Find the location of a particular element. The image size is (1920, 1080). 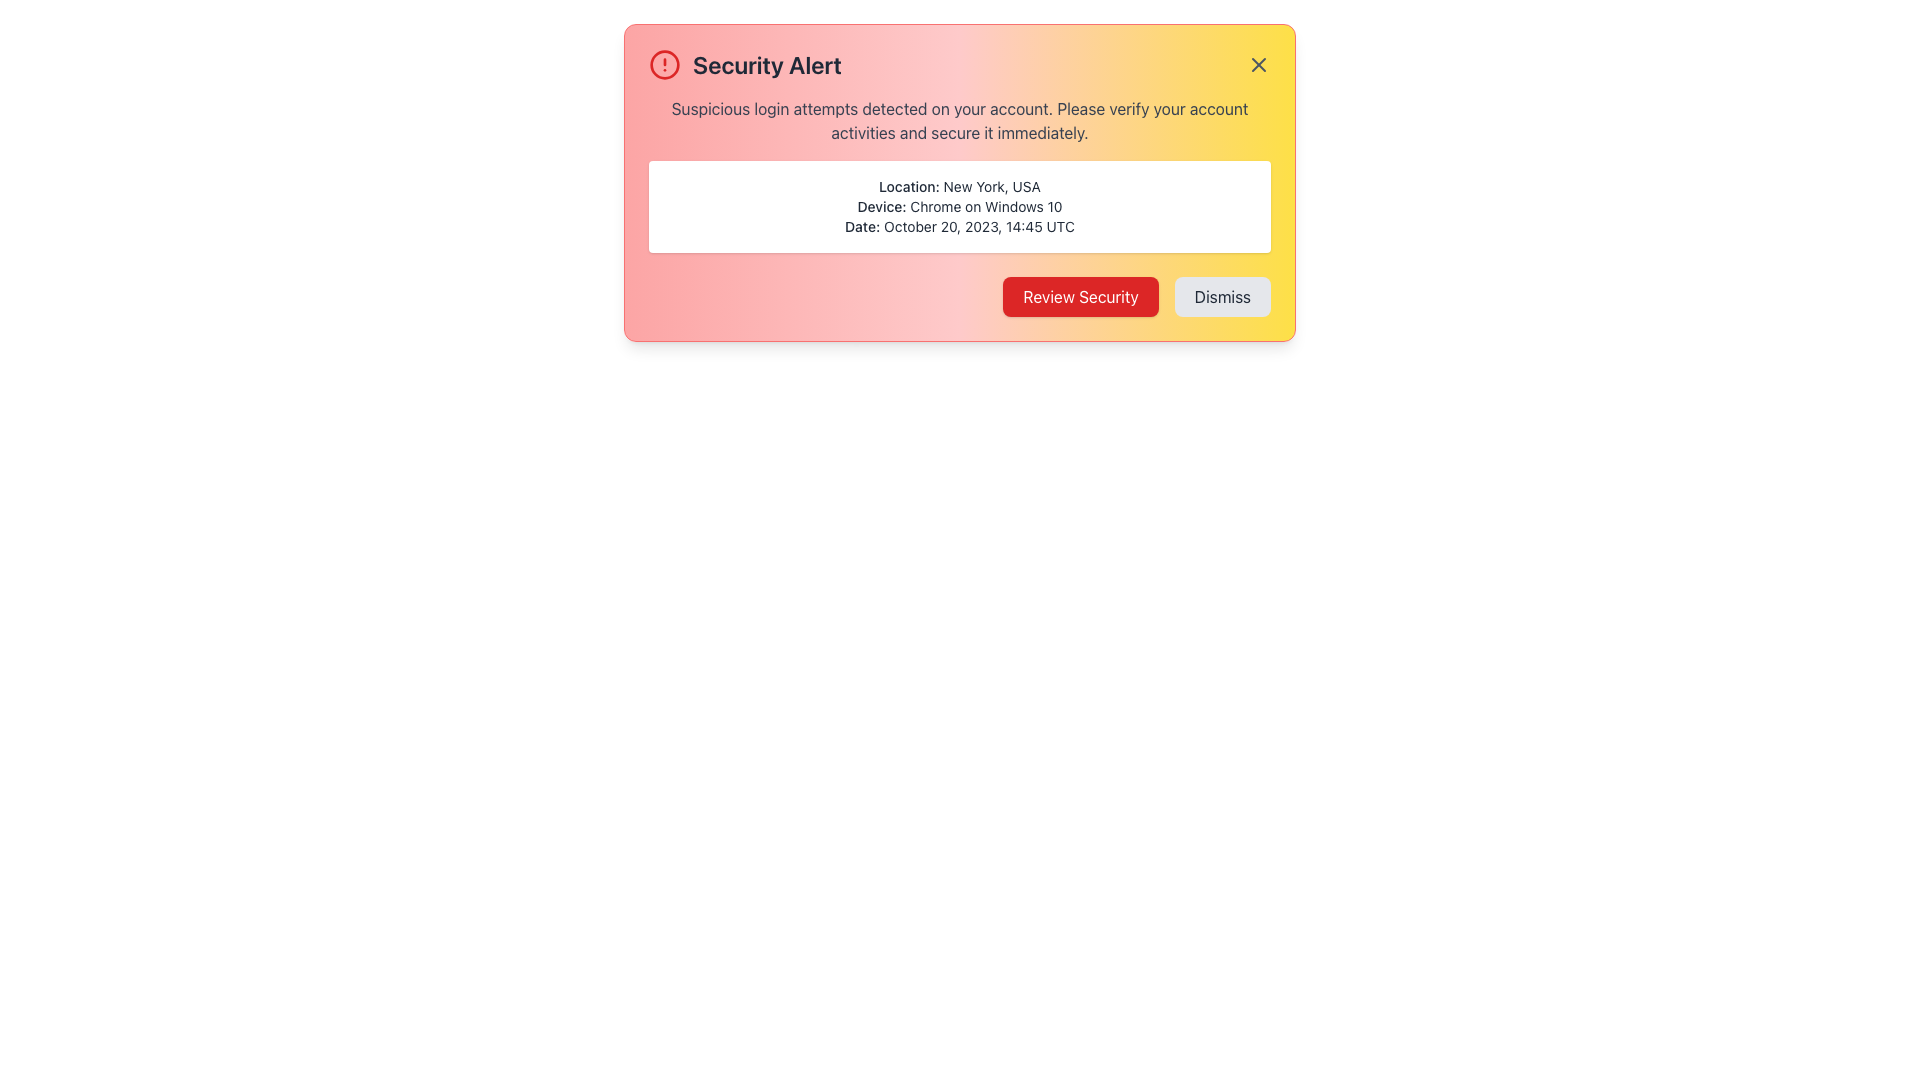

the 'Dismiss' button, which is a rectangular button with rounded corners located to the right of the 'Review Security' button in the alert box is located at coordinates (1221, 297).